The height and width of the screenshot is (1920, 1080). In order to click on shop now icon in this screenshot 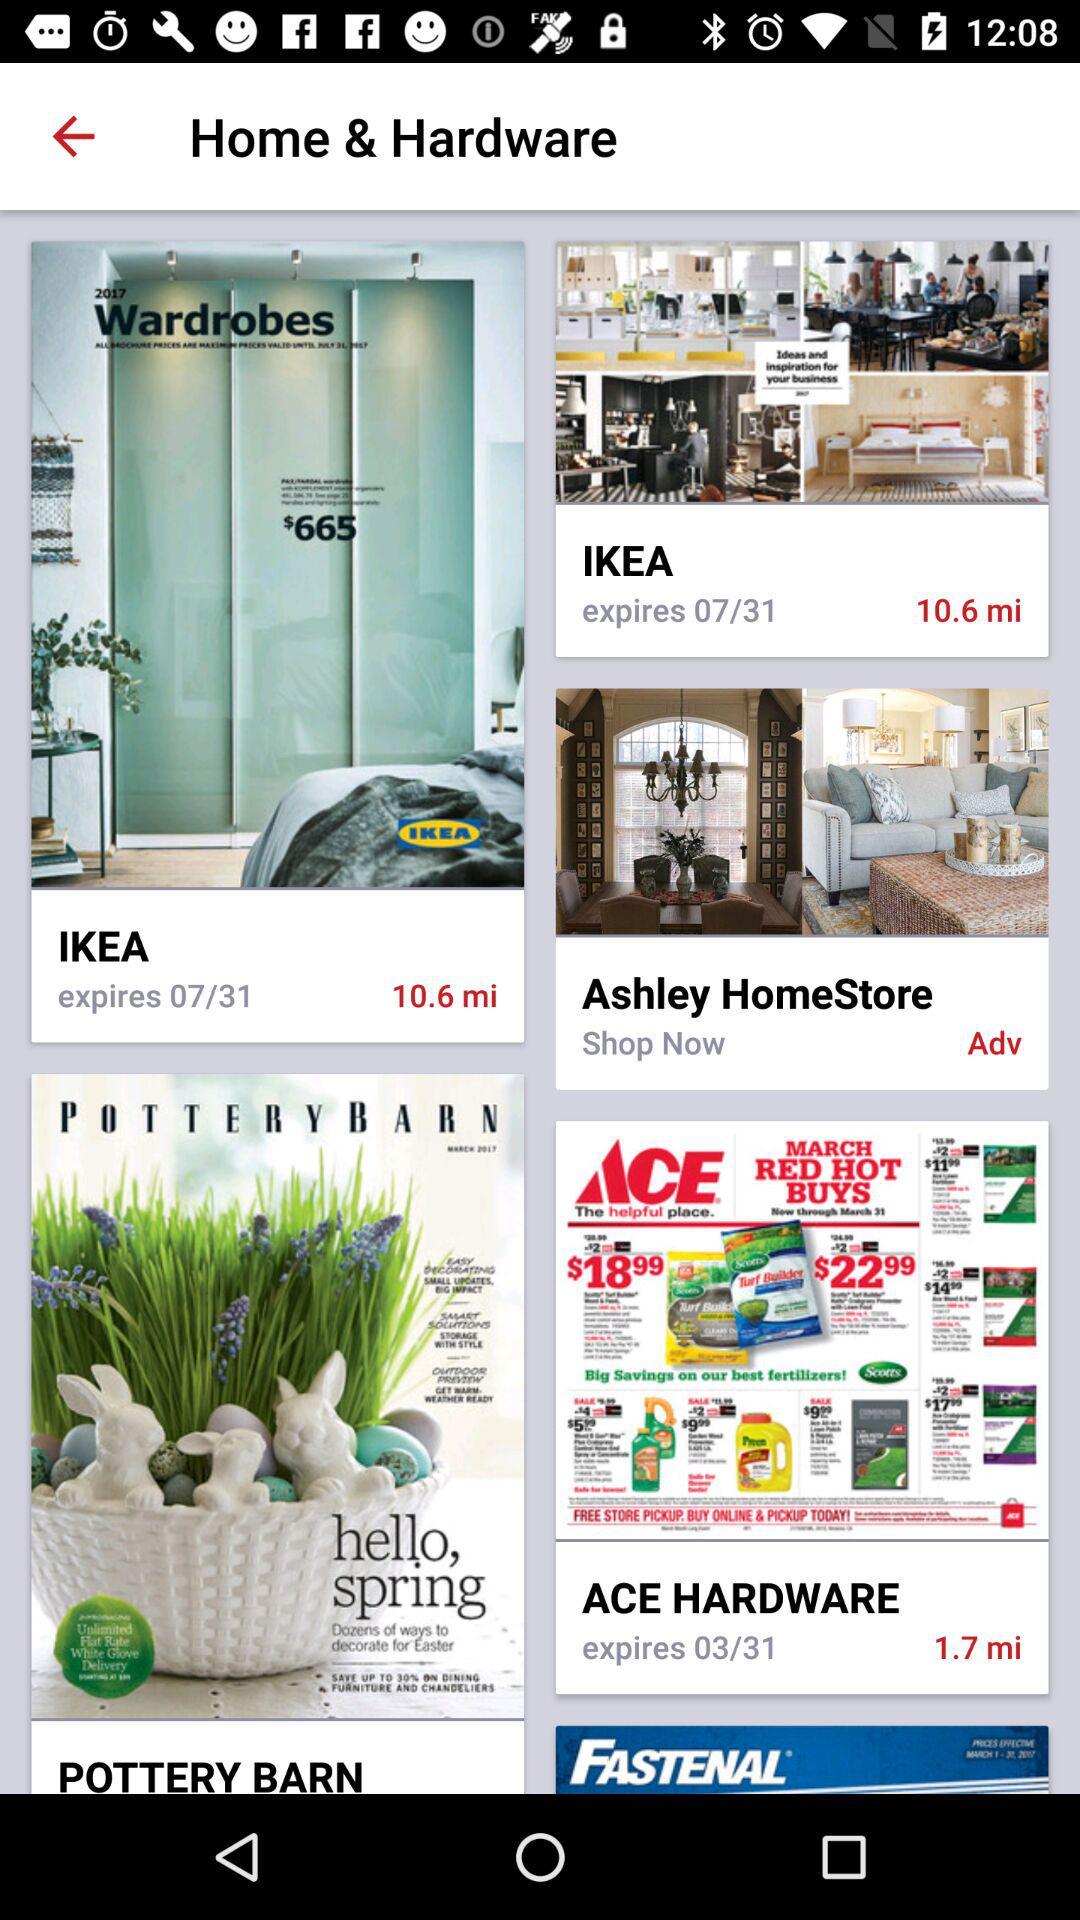, I will do `click(761, 1054)`.